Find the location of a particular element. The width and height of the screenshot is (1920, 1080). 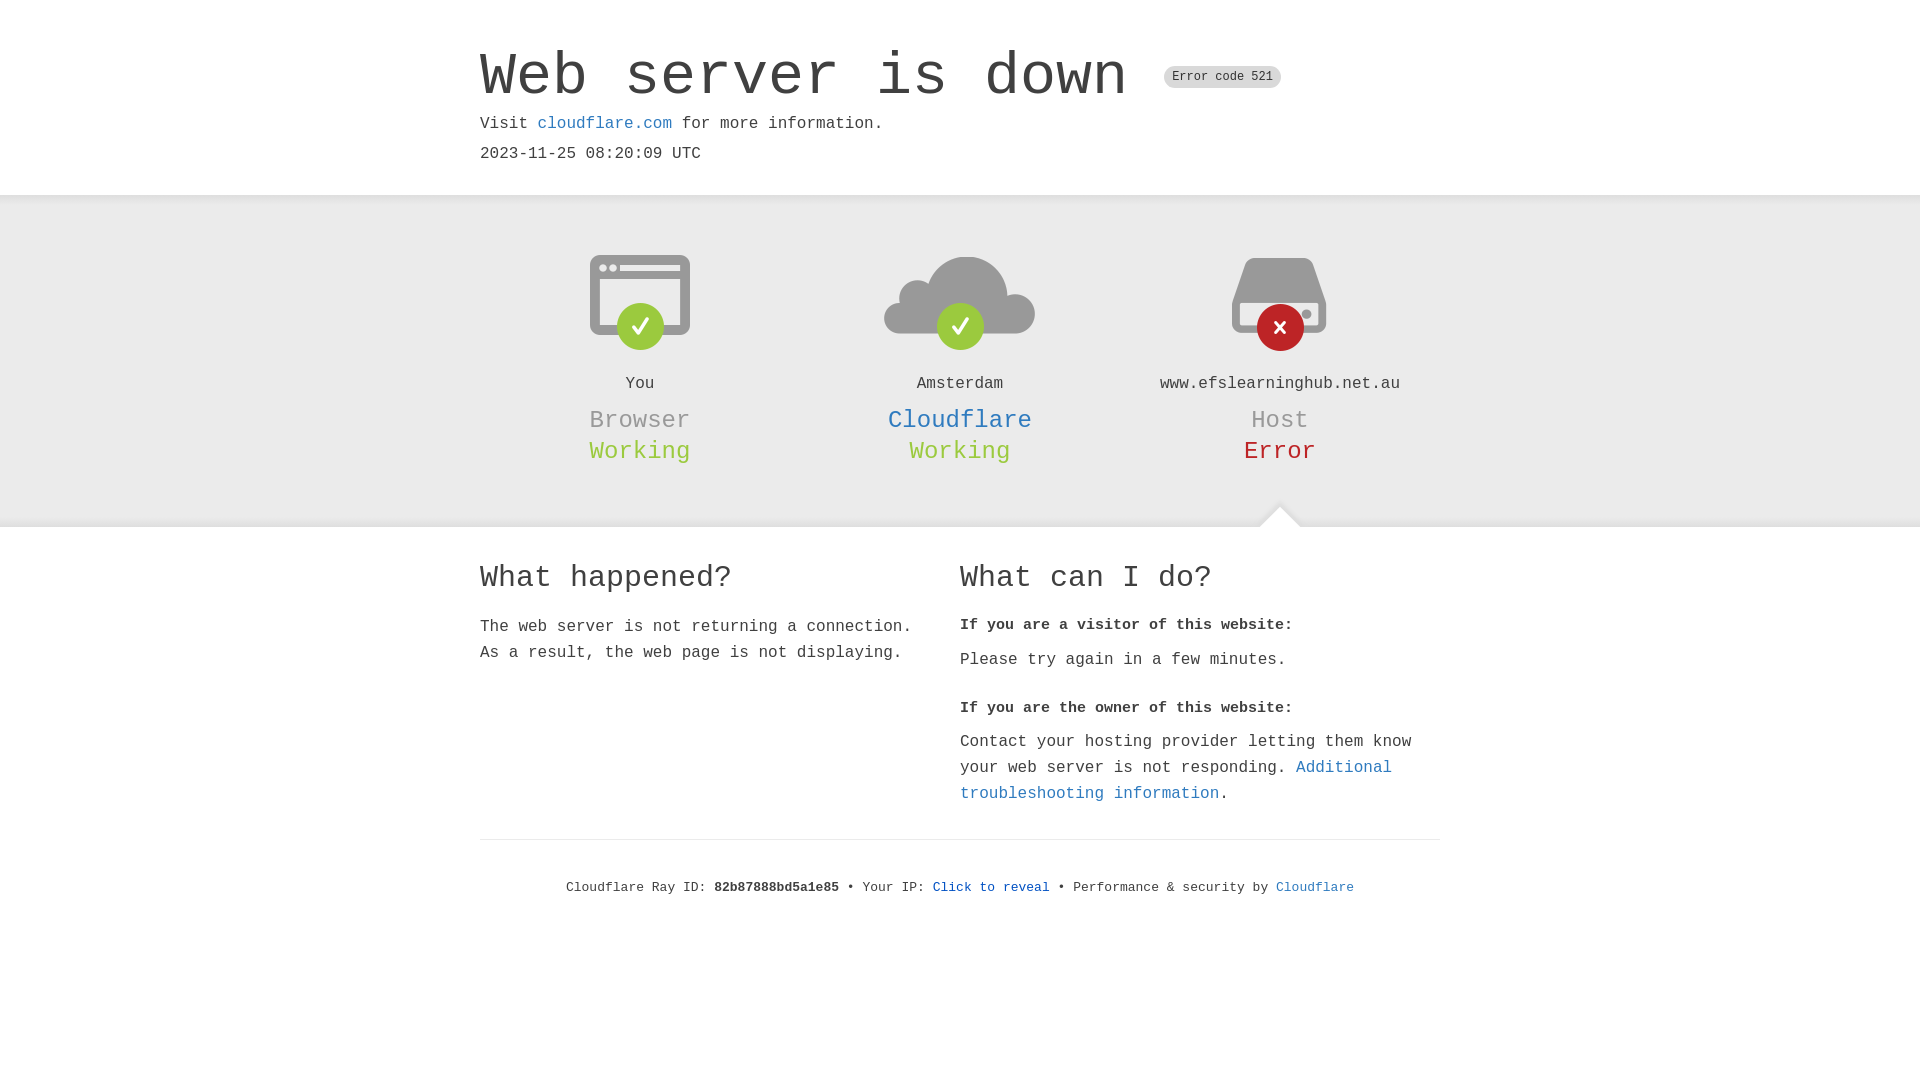

'Additional troubleshooting information' is located at coordinates (1176, 779).